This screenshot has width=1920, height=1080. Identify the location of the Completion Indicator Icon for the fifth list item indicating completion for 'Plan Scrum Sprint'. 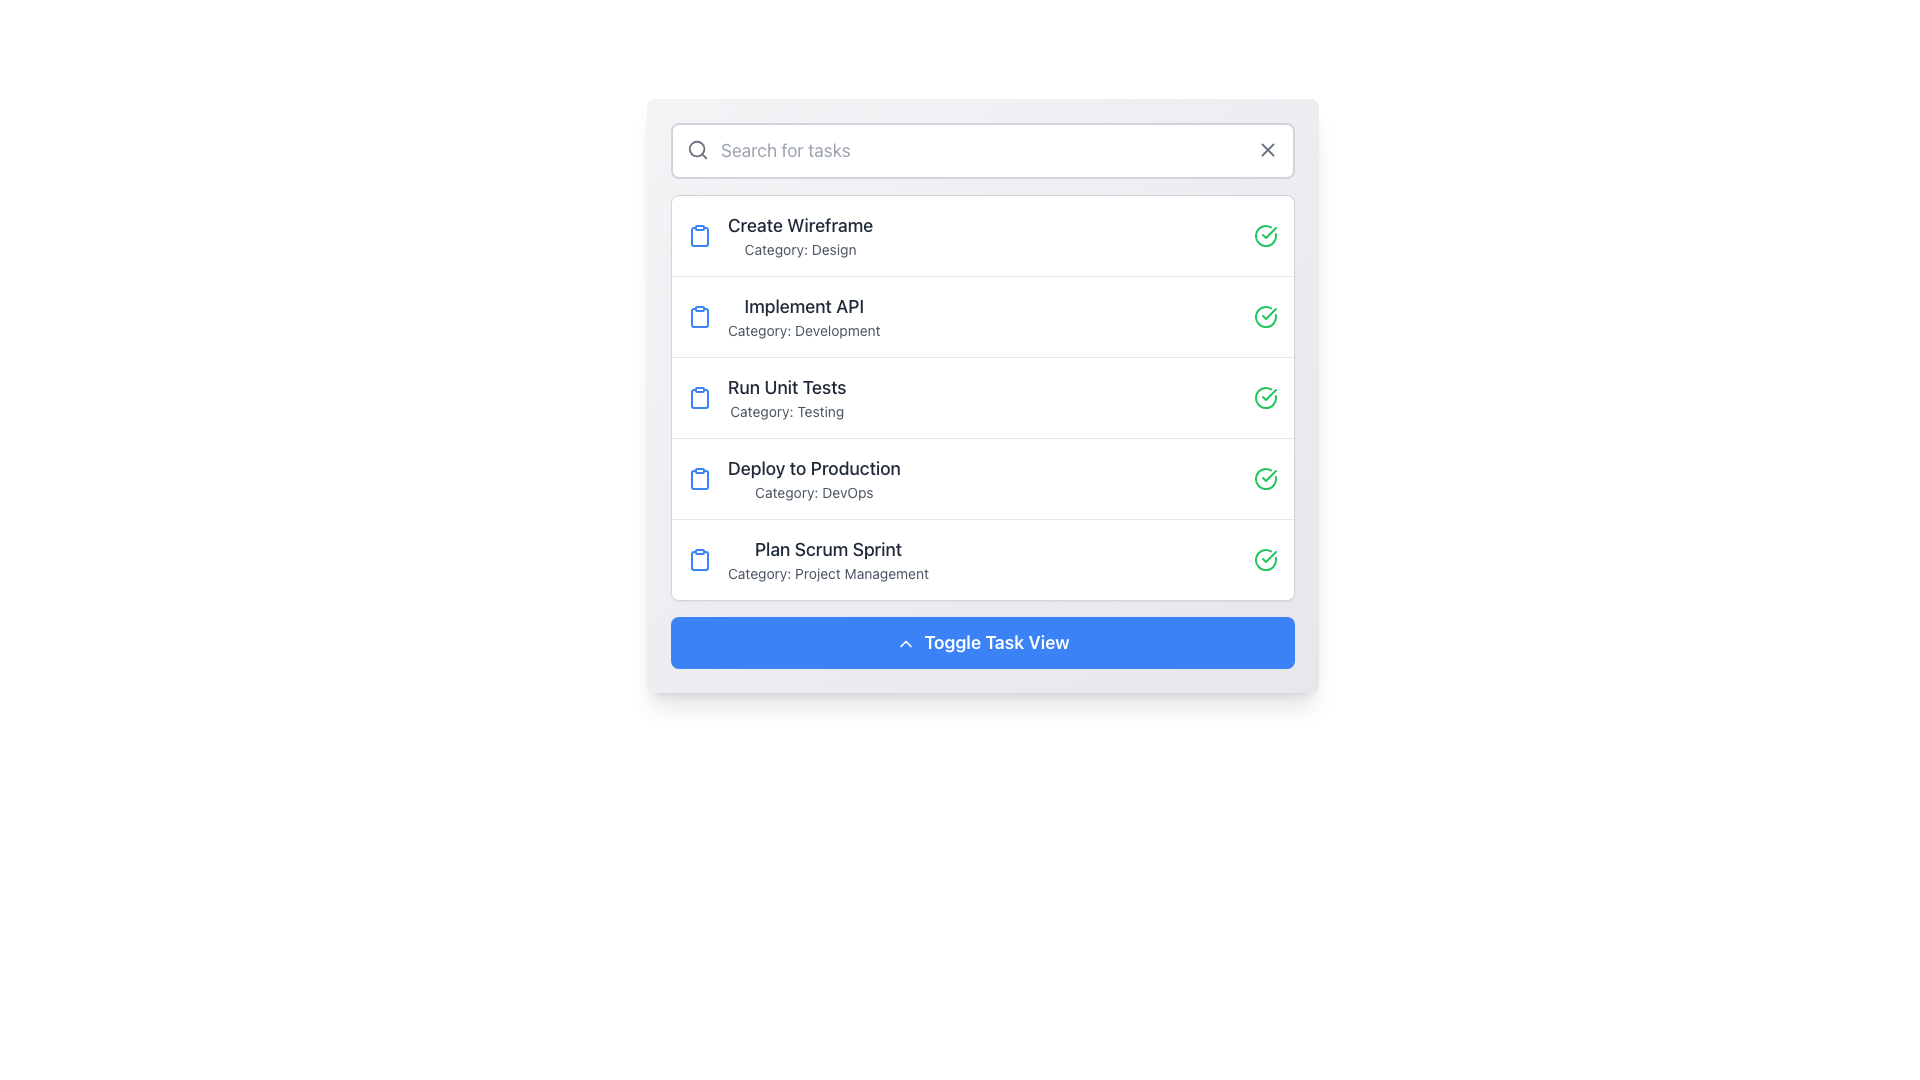
(1265, 559).